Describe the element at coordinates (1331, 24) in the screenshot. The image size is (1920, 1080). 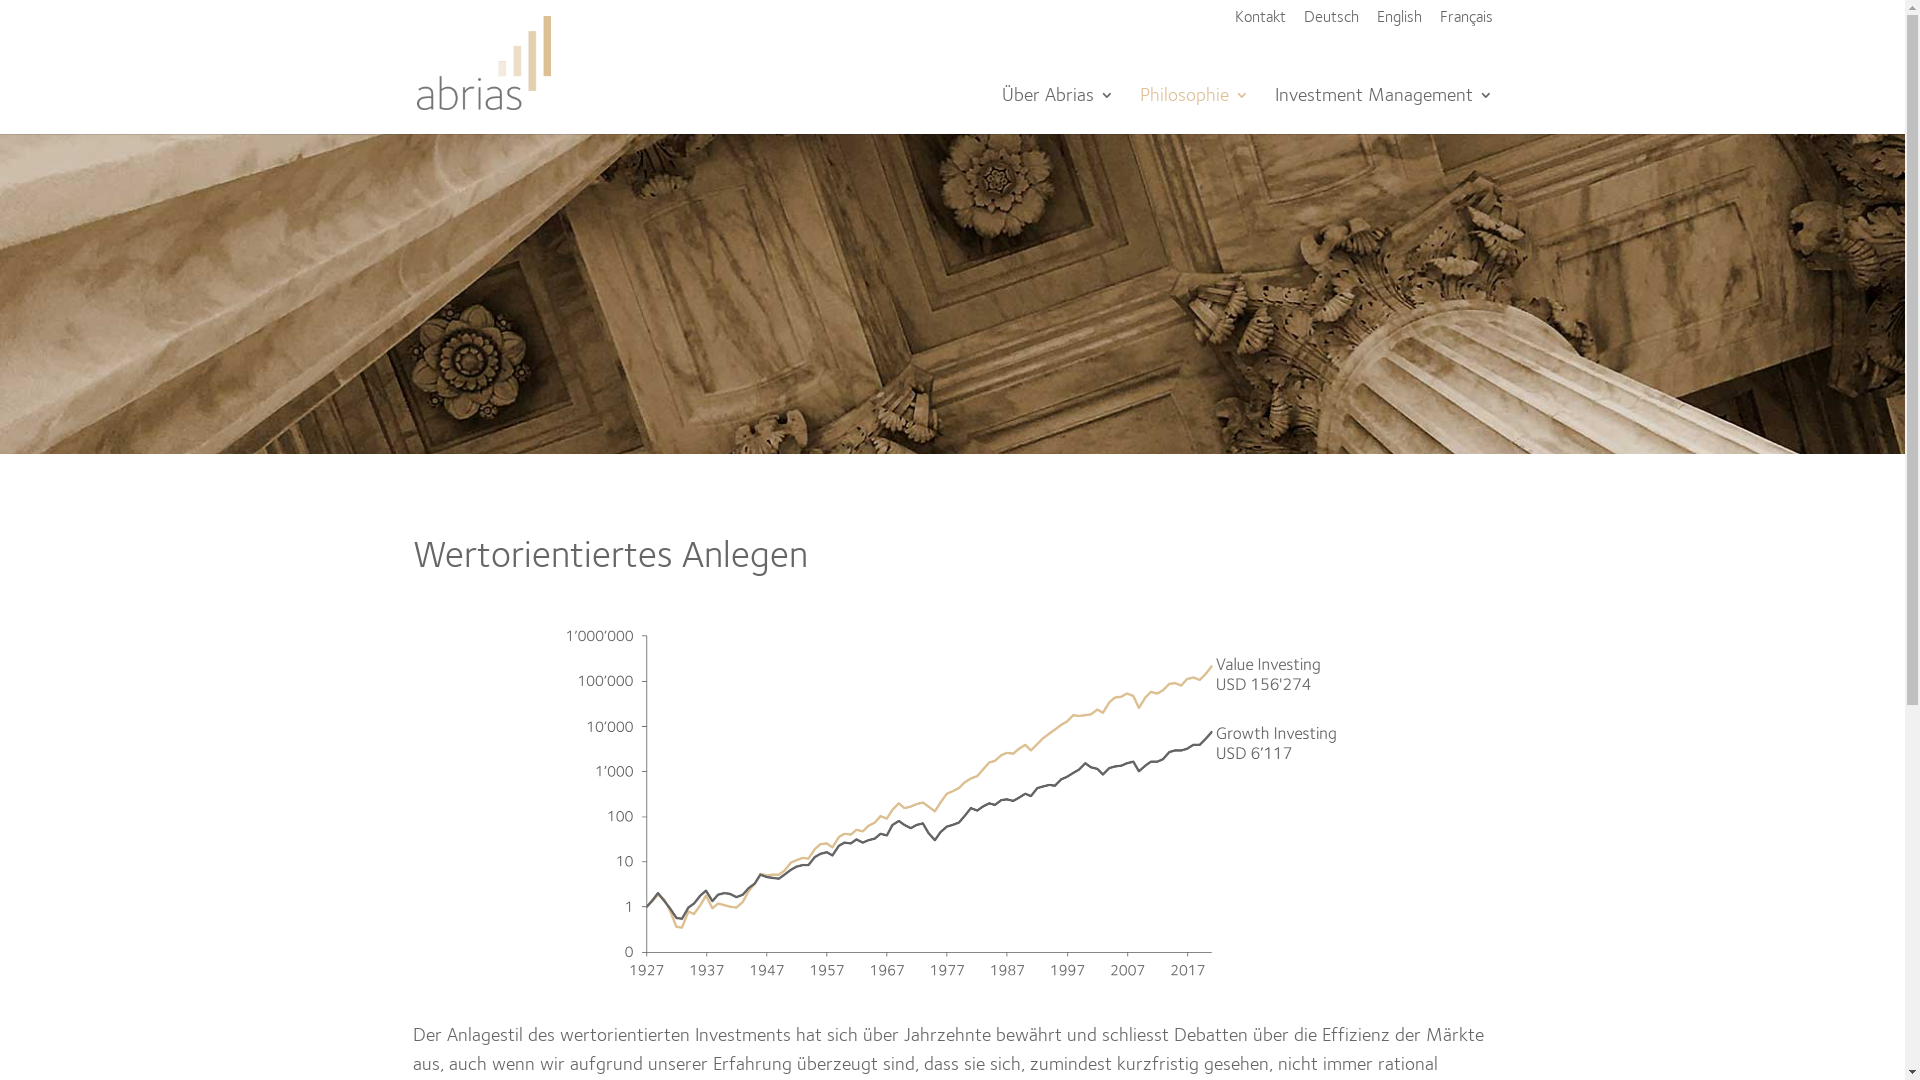
I see `'Deutsch'` at that location.